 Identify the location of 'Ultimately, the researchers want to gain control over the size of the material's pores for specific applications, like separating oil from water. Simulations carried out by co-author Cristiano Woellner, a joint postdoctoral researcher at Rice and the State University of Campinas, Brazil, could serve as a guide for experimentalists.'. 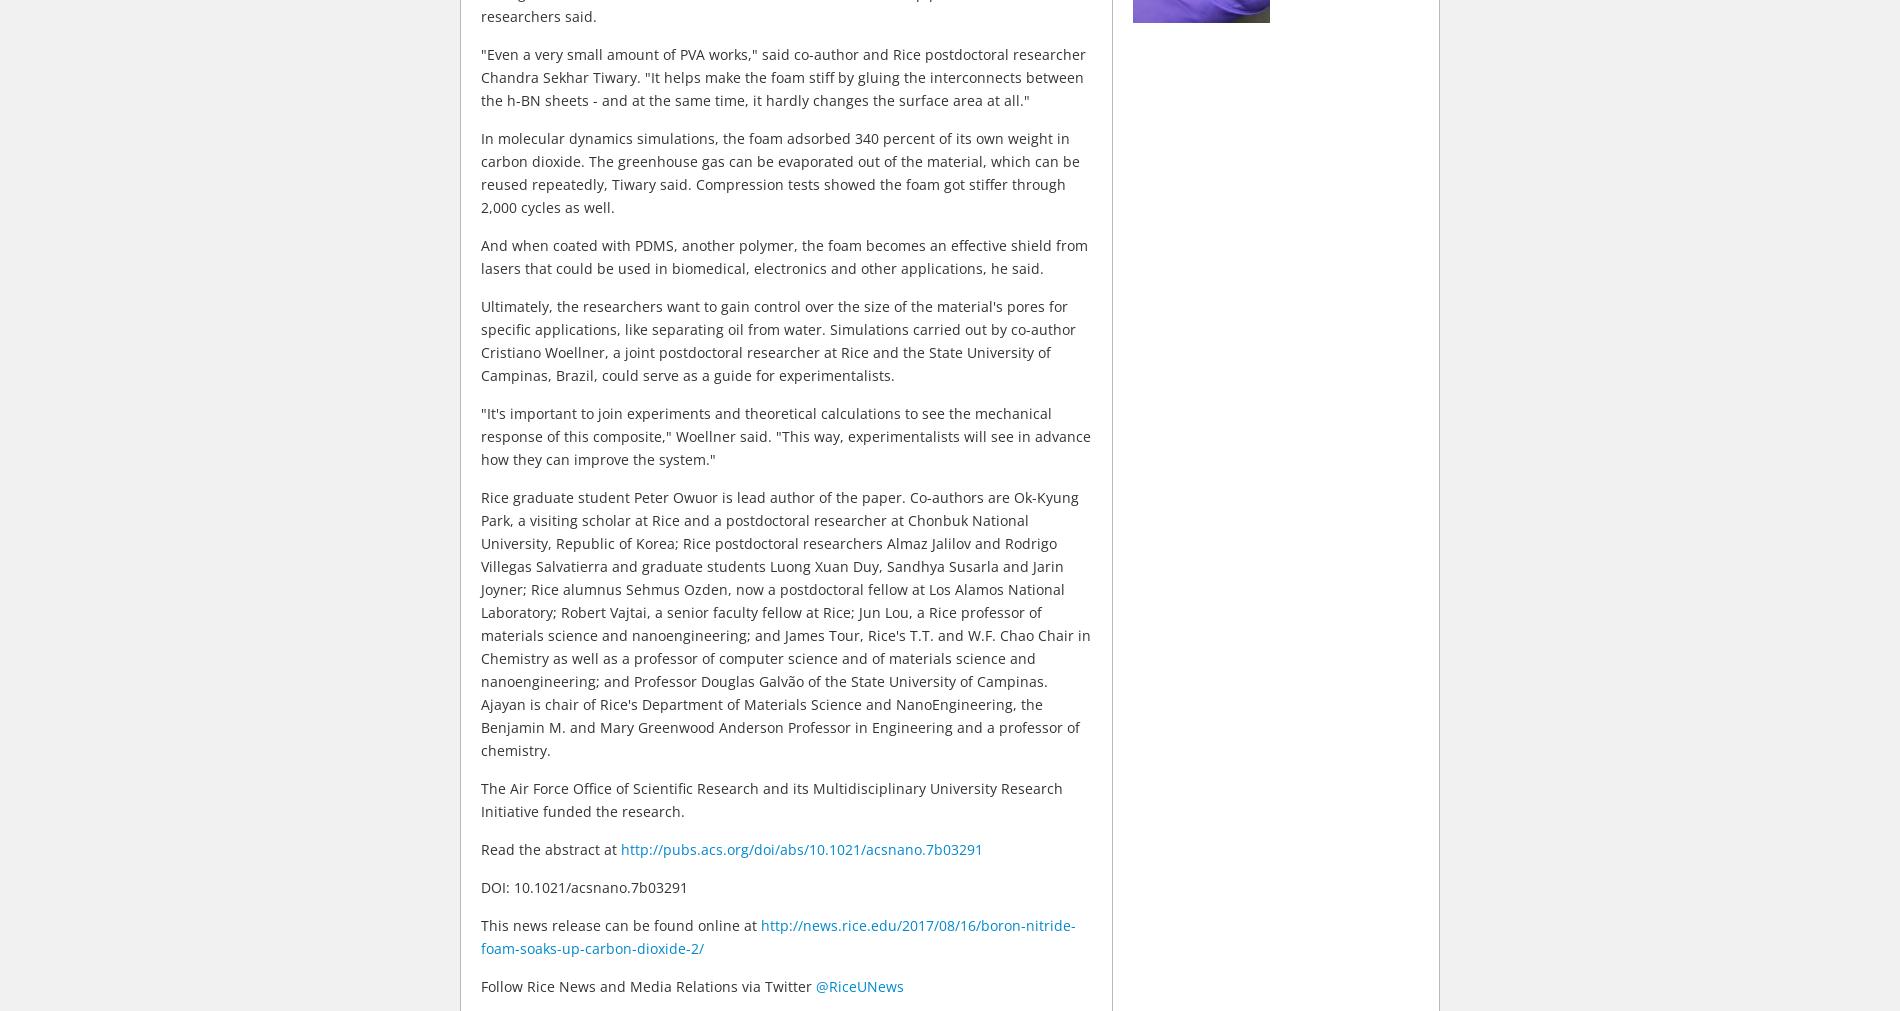
(777, 338).